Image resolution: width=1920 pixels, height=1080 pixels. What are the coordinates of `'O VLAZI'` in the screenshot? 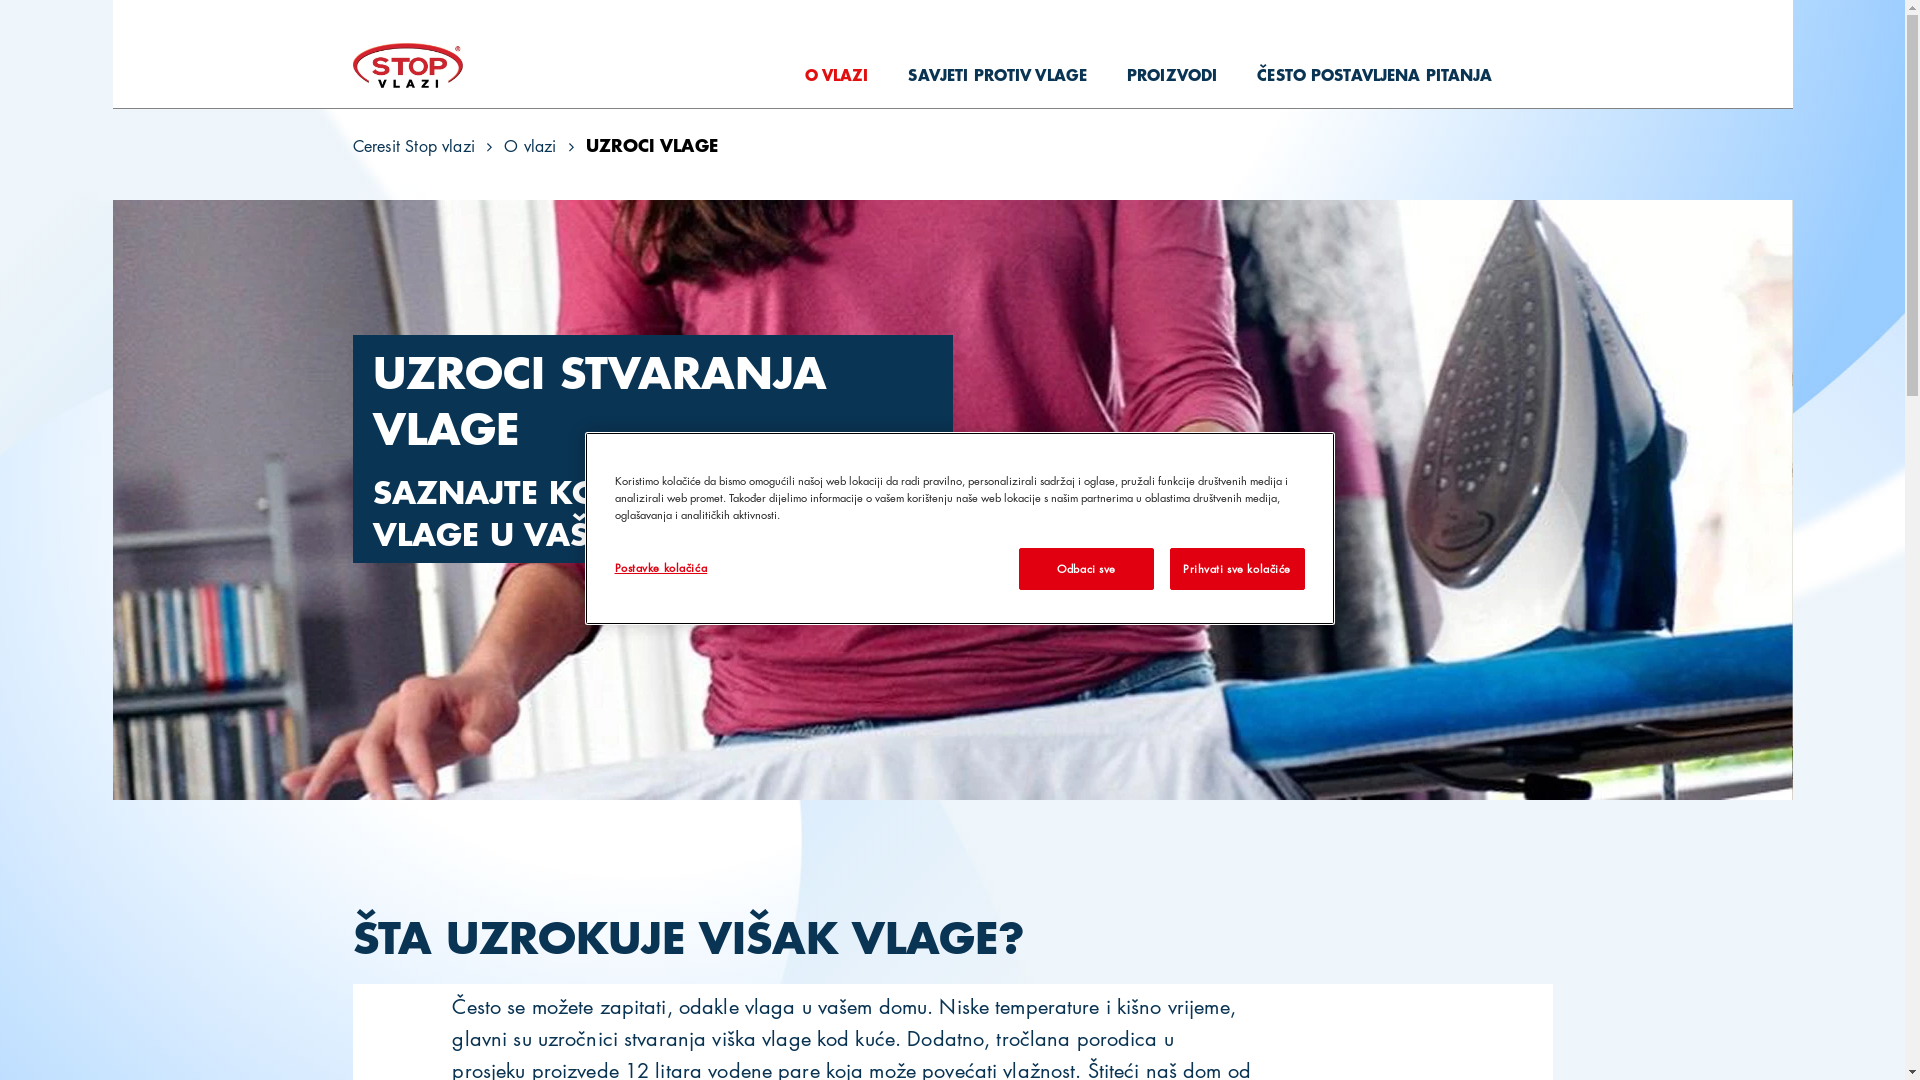 It's located at (784, 73).